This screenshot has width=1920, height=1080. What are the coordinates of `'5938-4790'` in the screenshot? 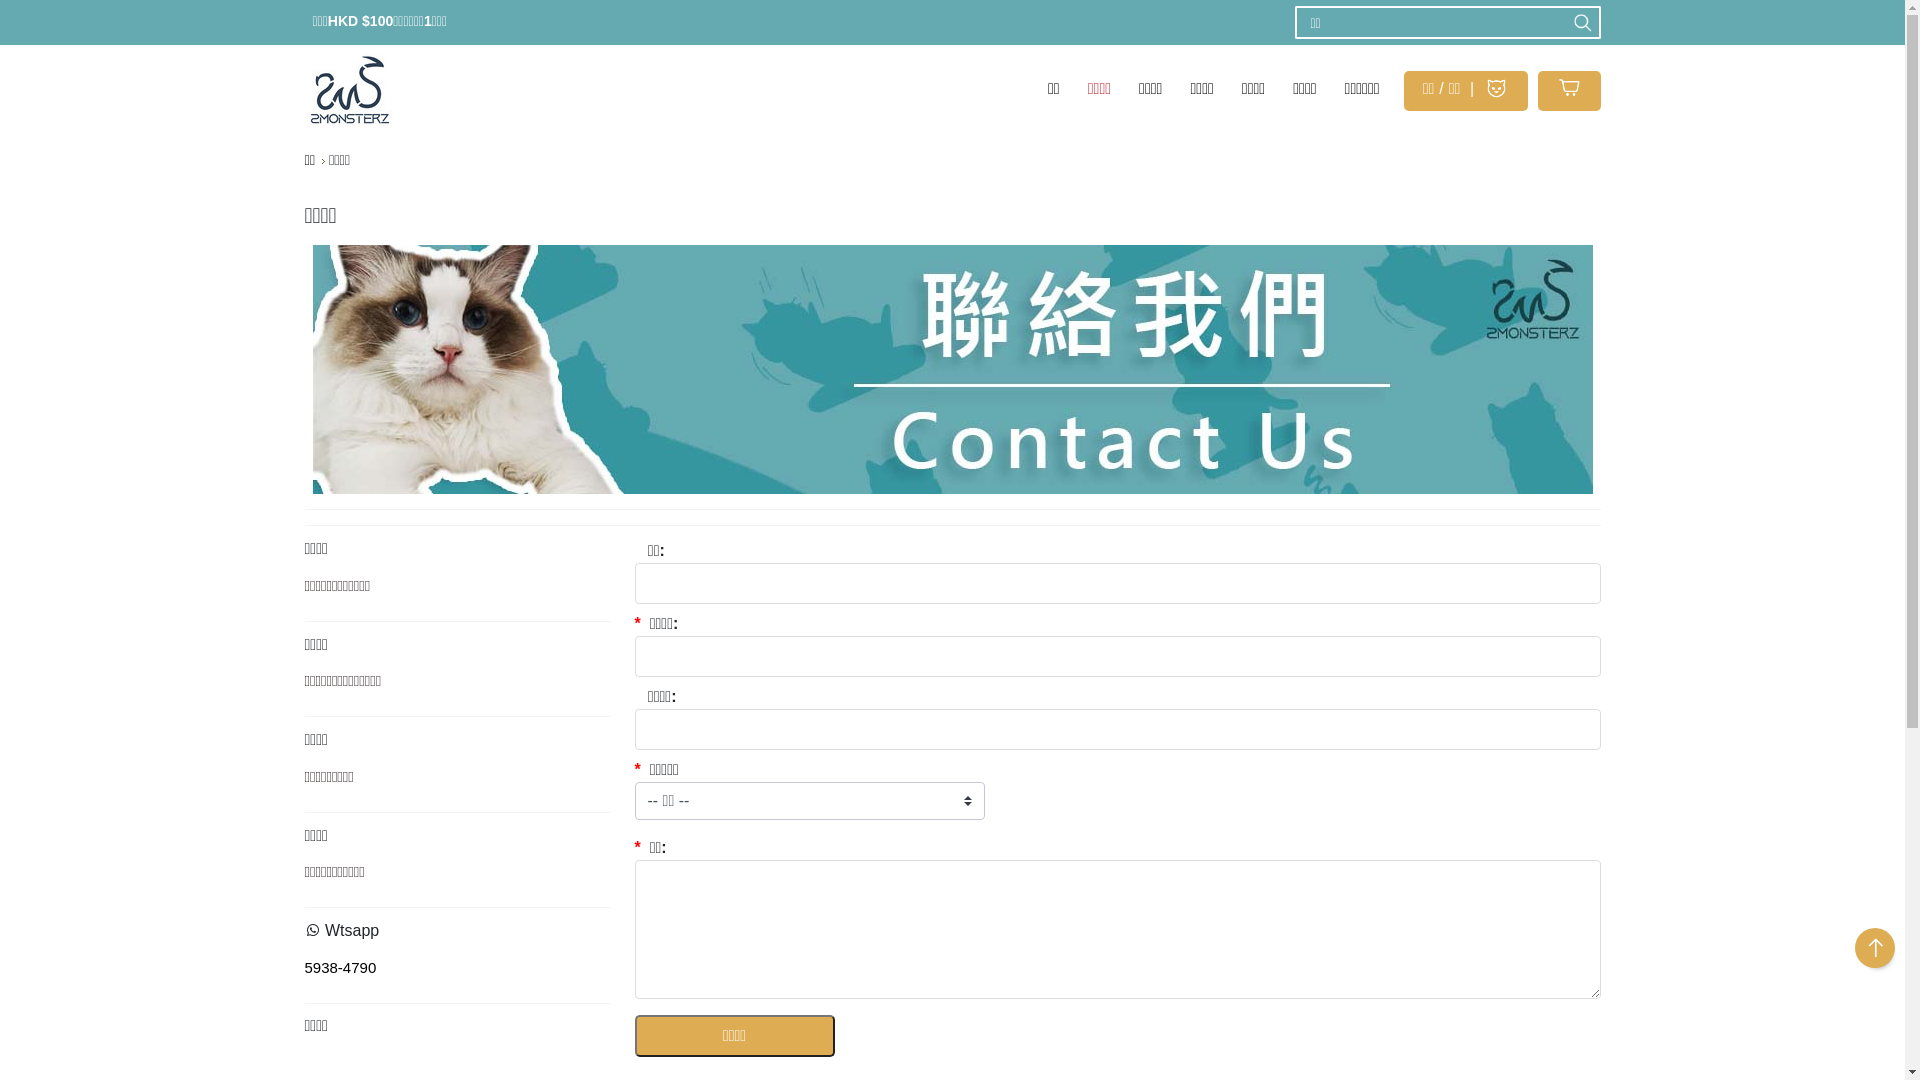 It's located at (302, 966).